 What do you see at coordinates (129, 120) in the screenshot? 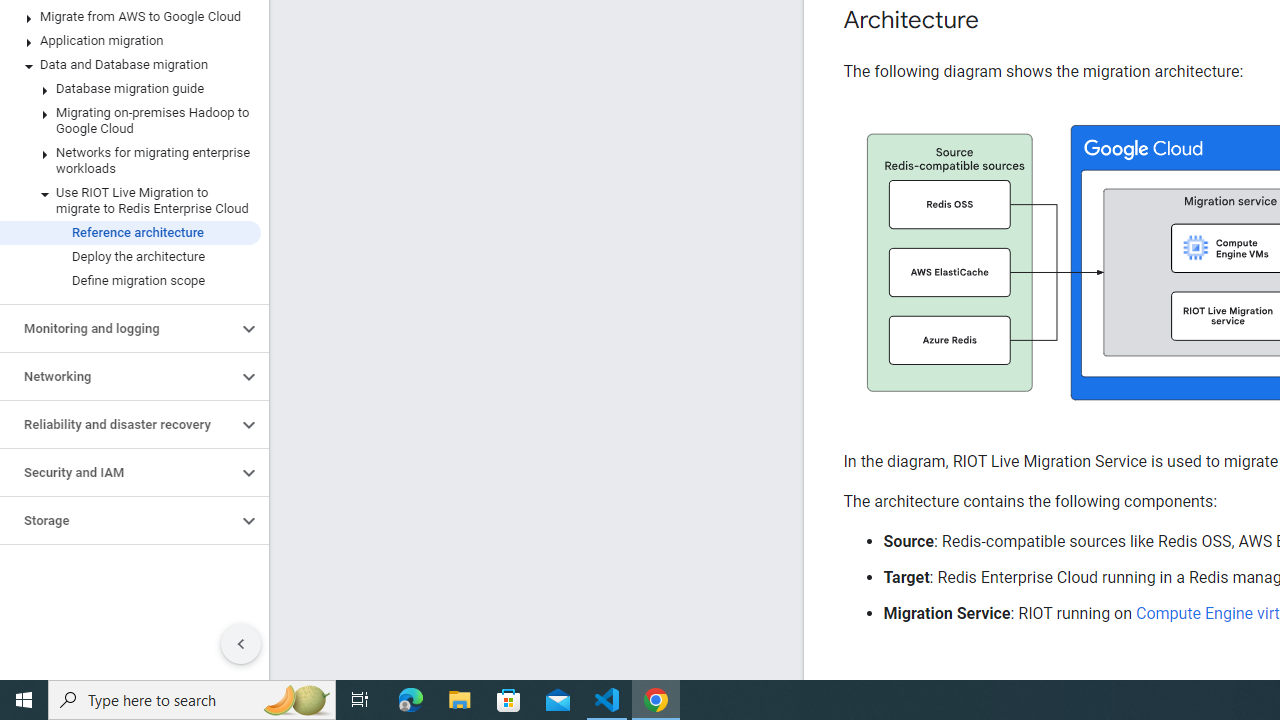
I see `'Migrating on-premises Hadoop to Google Cloud'` at bounding box center [129, 120].